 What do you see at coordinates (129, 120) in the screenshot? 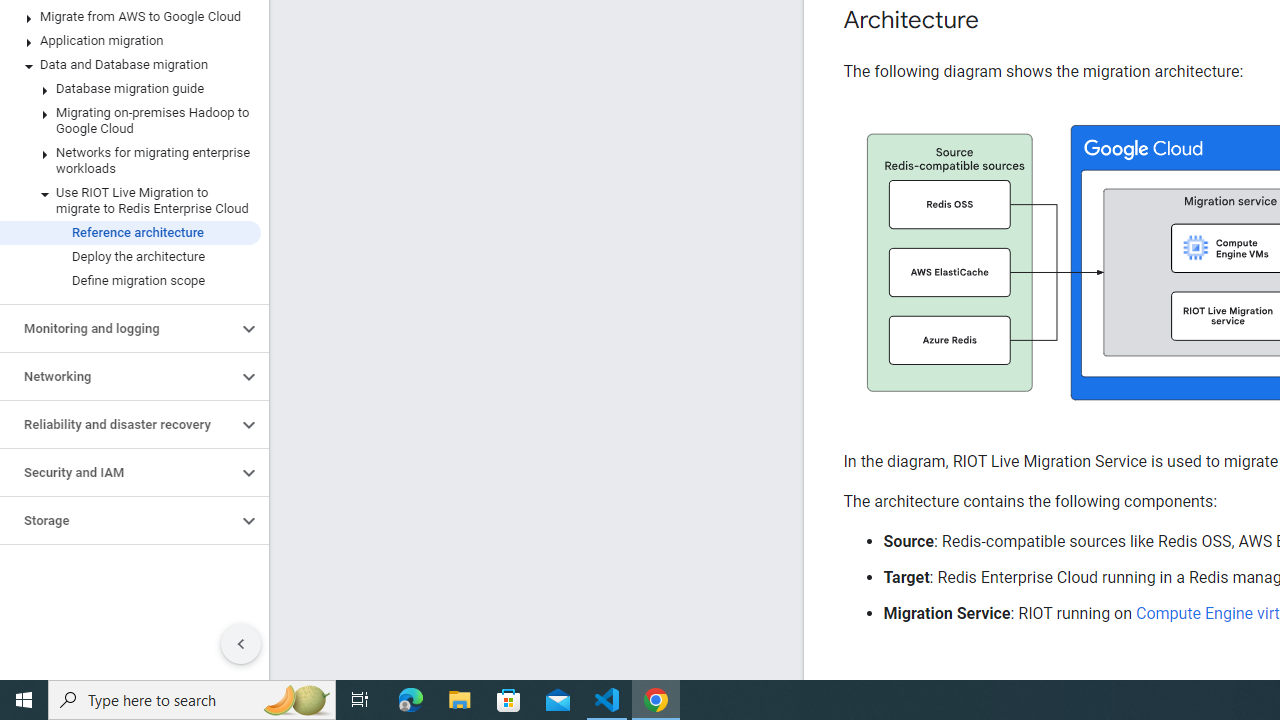
I see `'Migrating on-premises Hadoop to Google Cloud'` at bounding box center [129, 120].